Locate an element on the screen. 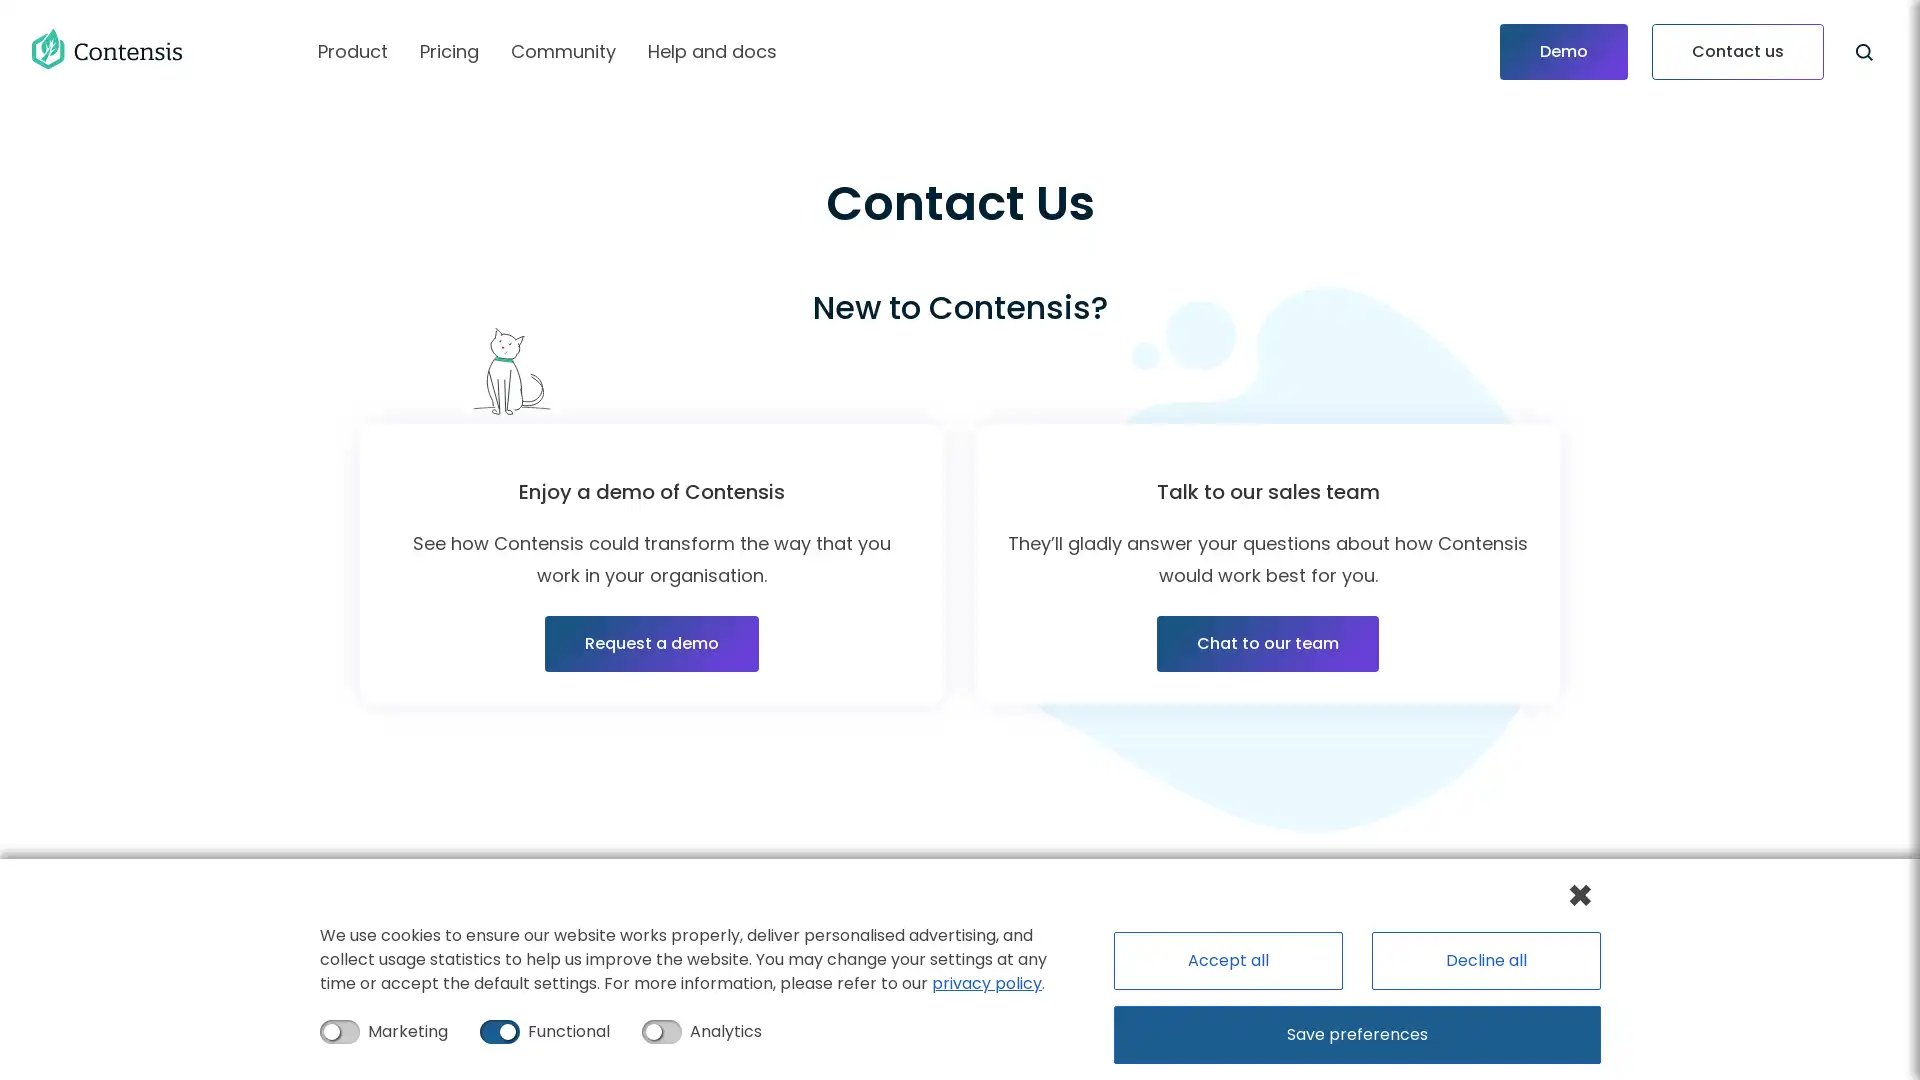  Save preferences is located at coordinates (1355, 1034).